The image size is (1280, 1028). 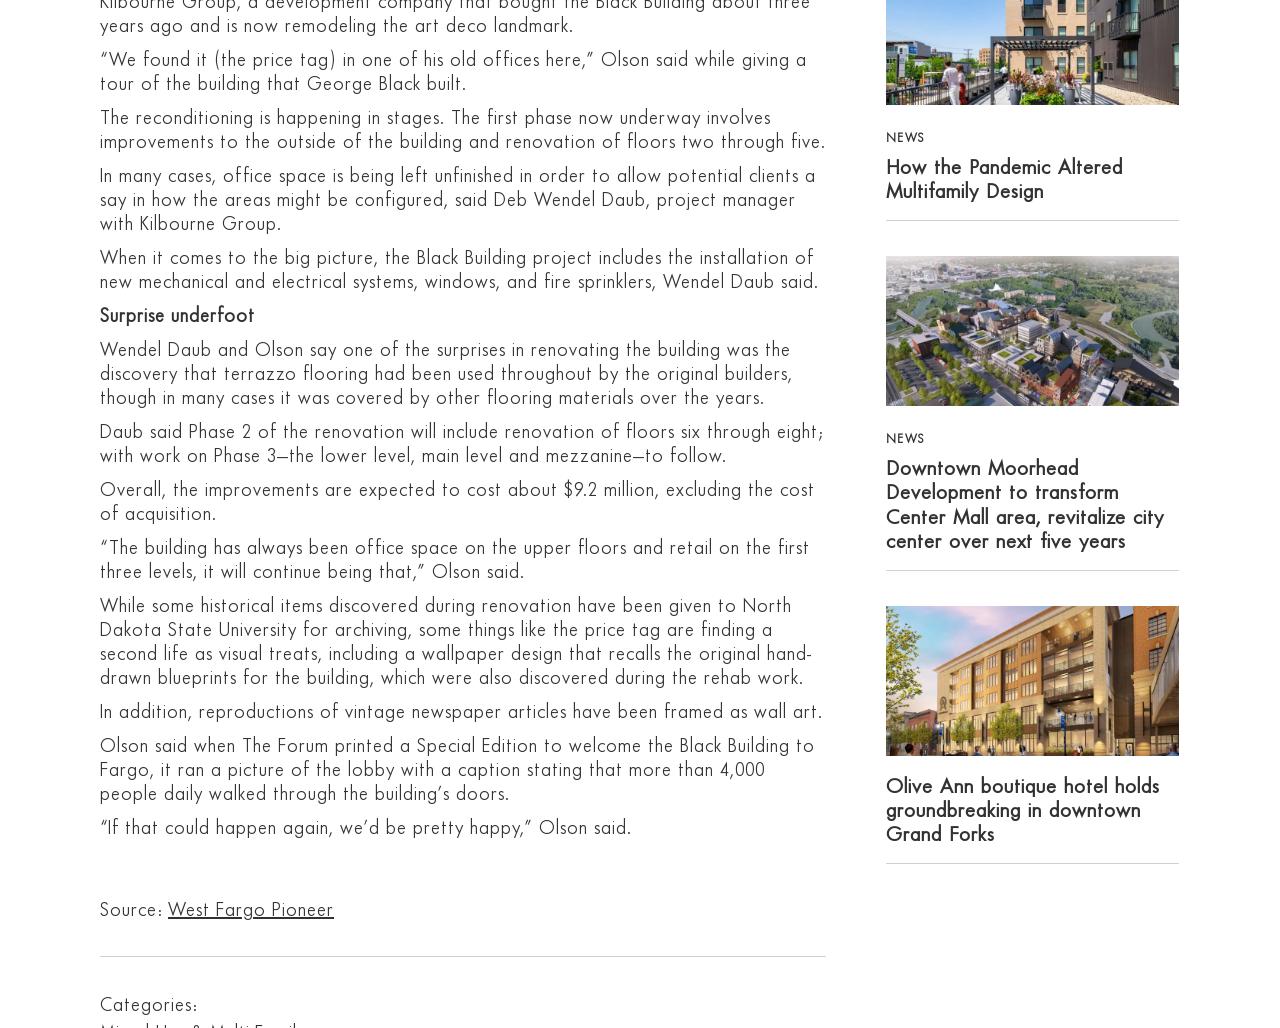 What do you see at coordinates (1003, 179) in the screenshot?
I see `'How the Pandemic Altered Multifamily Design'` at bounding box center [1003, 179].